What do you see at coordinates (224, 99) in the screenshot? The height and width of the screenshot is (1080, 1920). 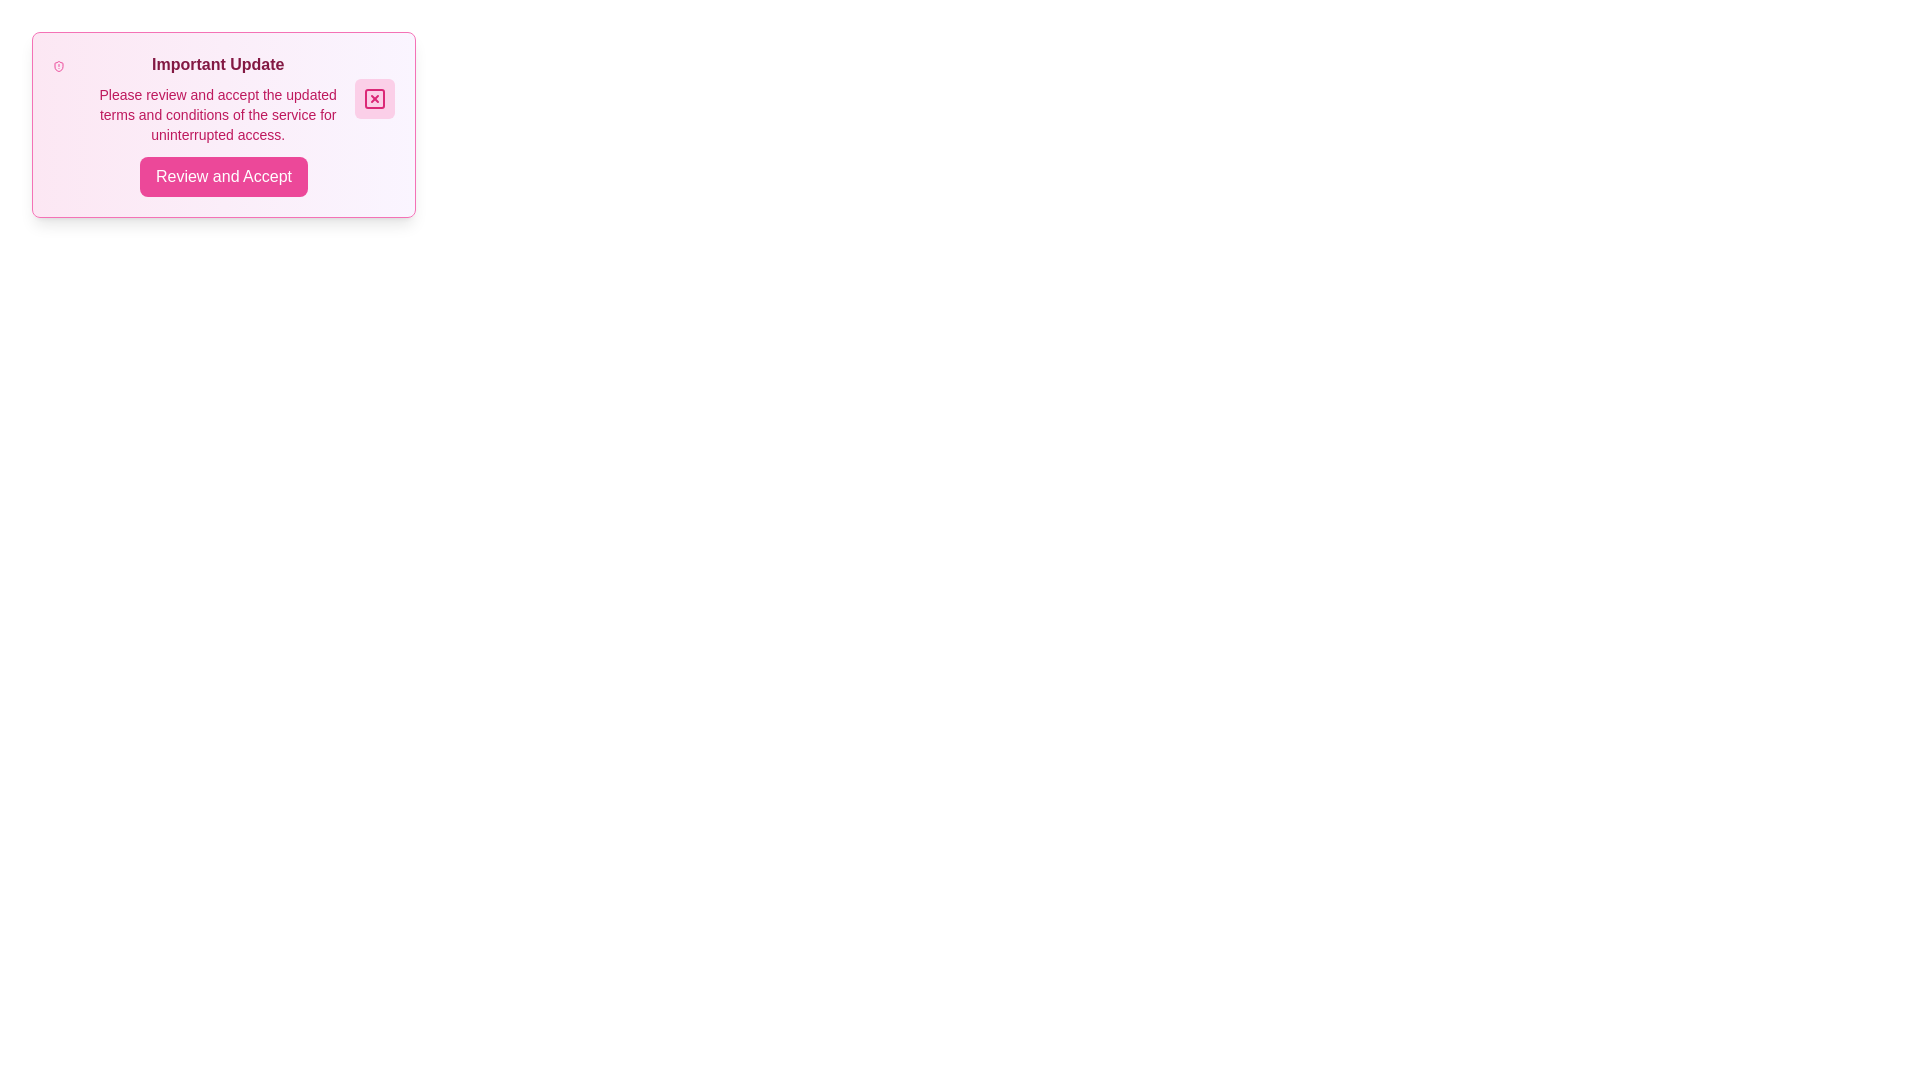 I see `the notification text block that informs users about an important update, located above the 'Review and Accept' button` at bounding box center [224, 99].